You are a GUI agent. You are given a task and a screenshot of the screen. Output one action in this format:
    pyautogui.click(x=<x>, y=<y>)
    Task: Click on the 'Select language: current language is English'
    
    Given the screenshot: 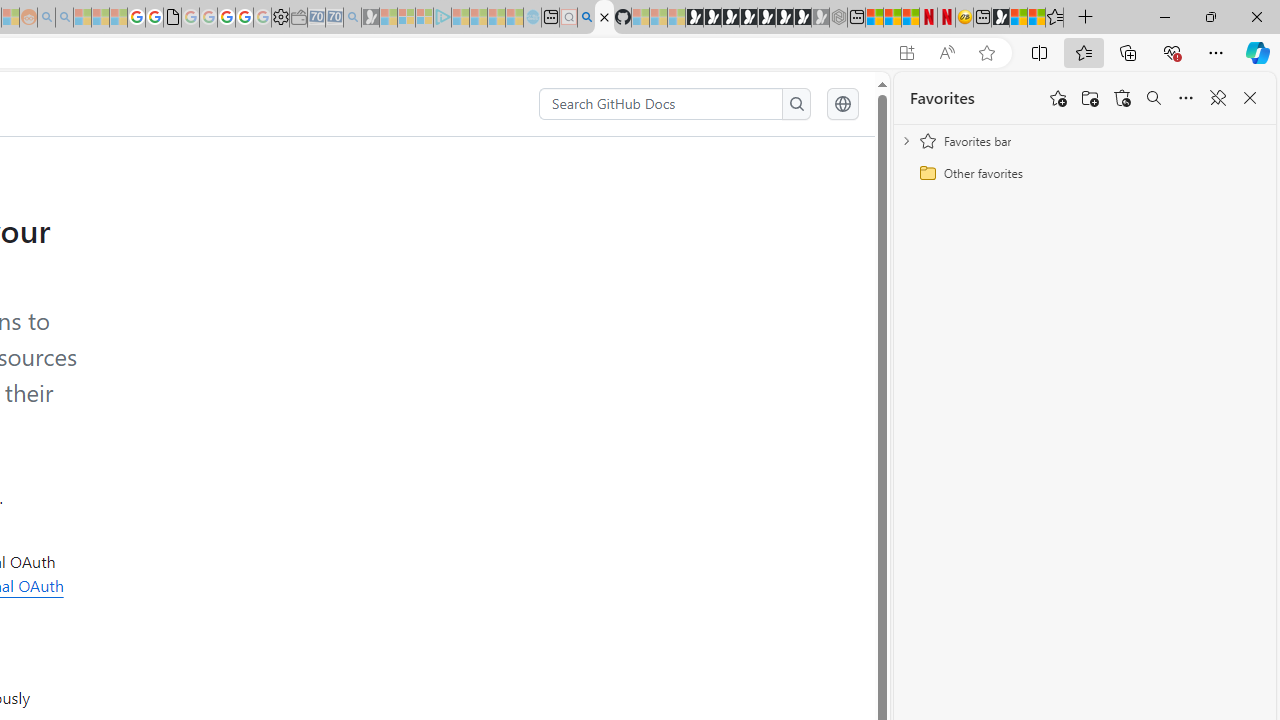 What is the action you would take?
    pyautogui.click(x=842, y=104)
    